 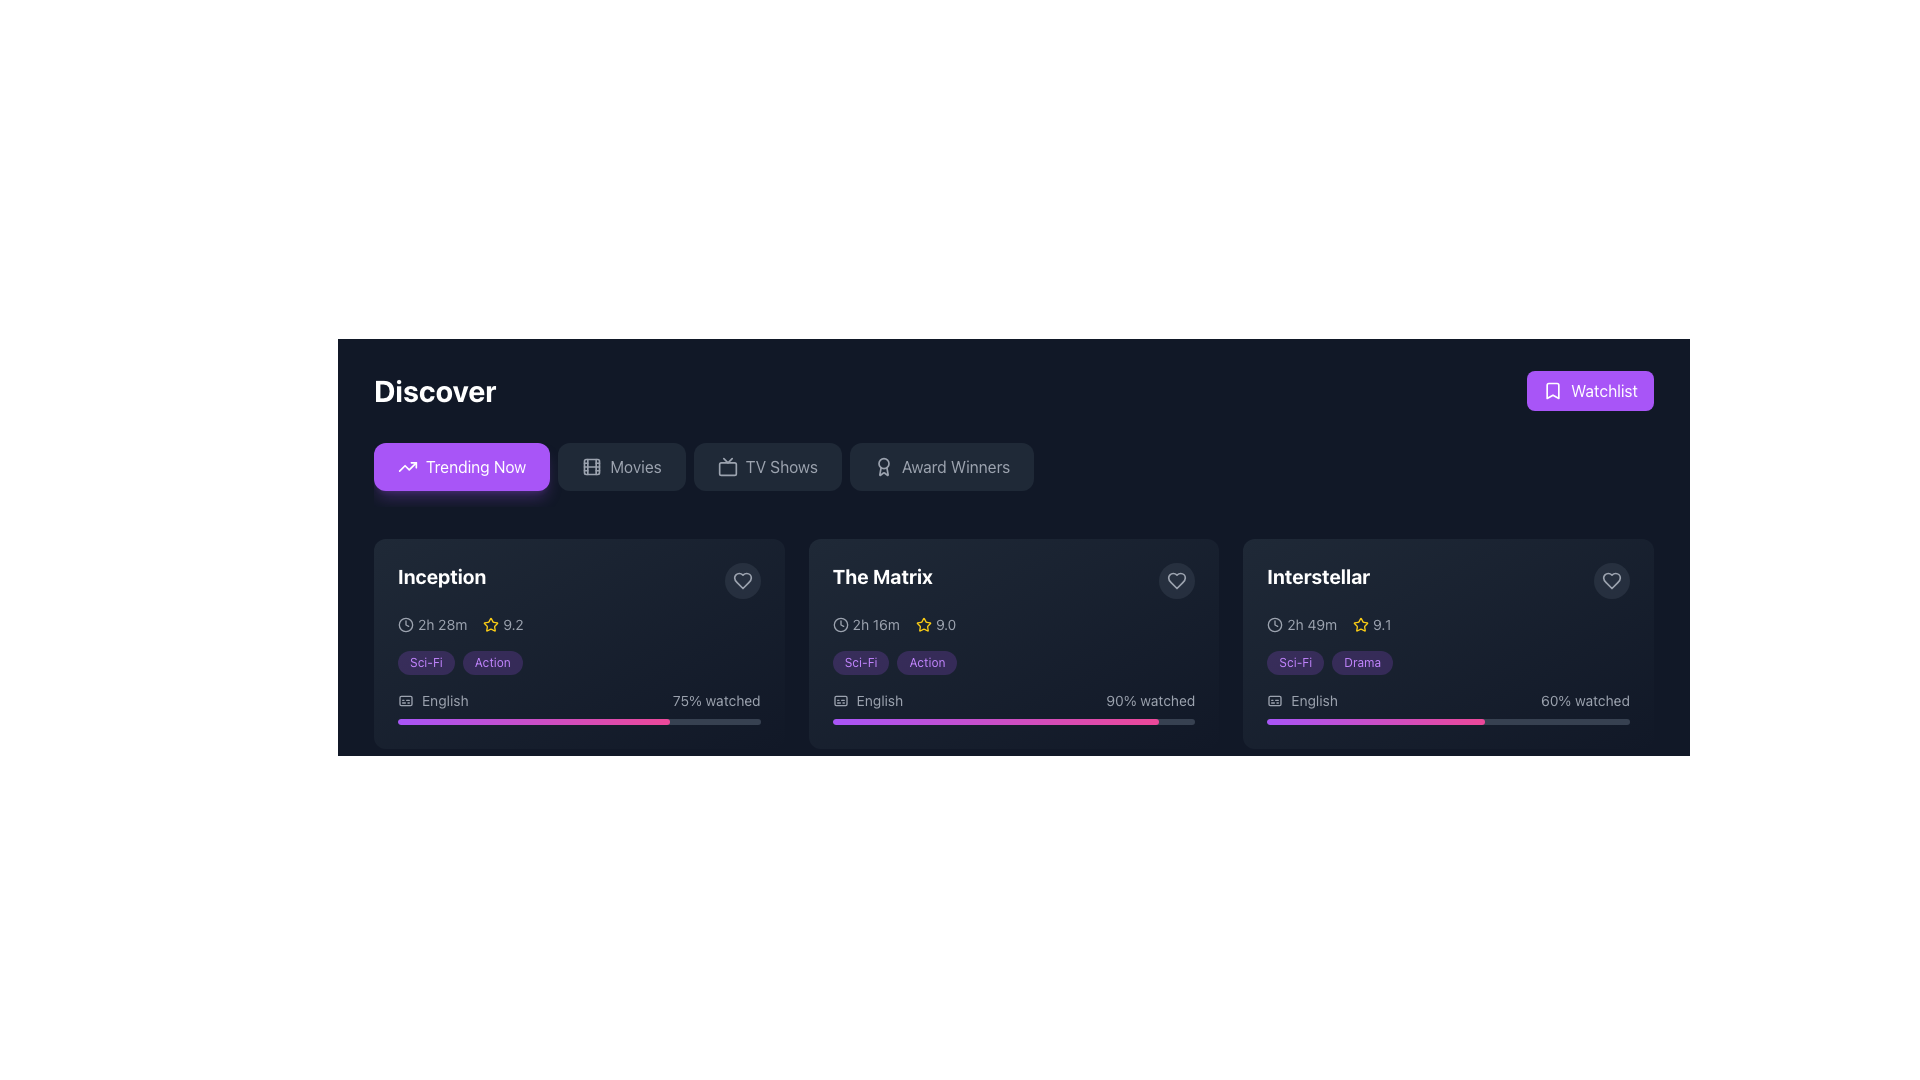 I want to click on the progress bar element located at the bottom of the 'Interstellar' movie card, which features a gradient from purple to pink and indicates percentage completion, so click(x=1448, y=721).